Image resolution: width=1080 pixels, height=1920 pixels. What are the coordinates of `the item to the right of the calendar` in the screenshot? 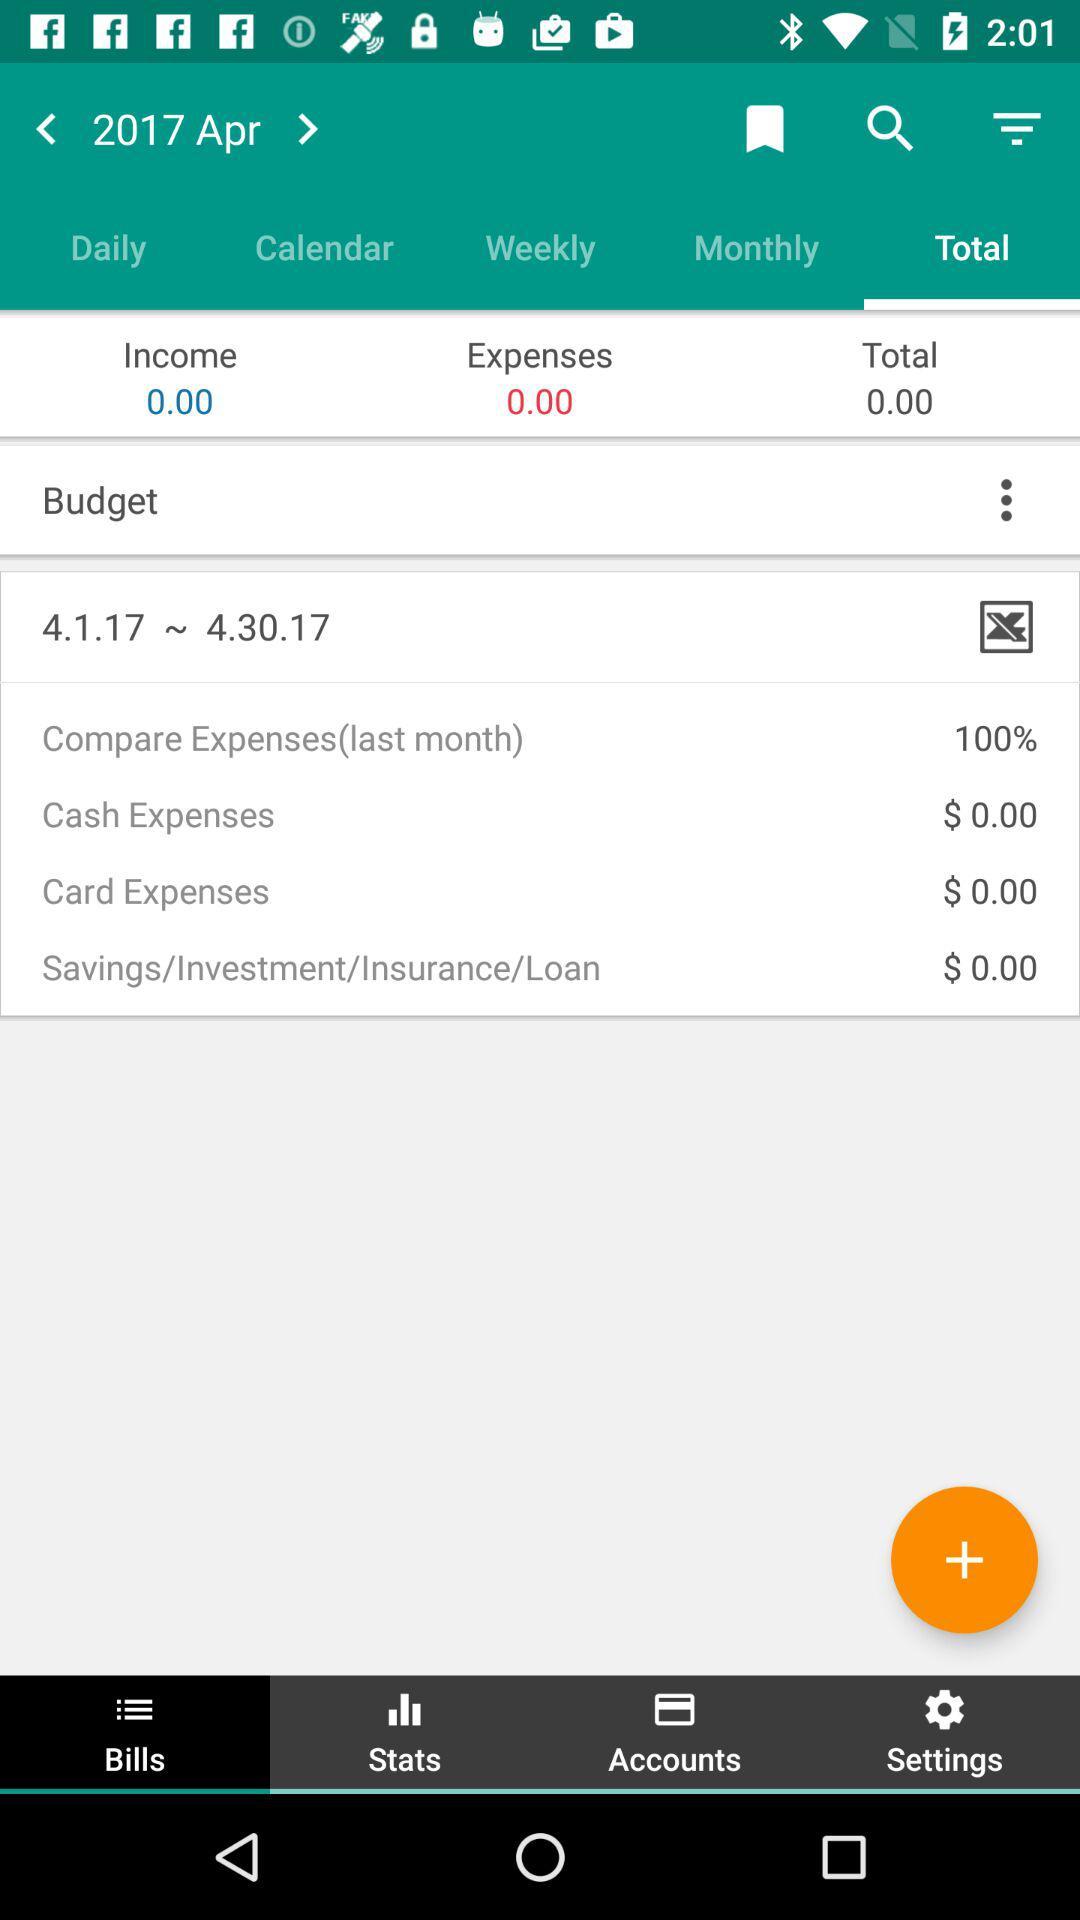 It's located at (540, 245).